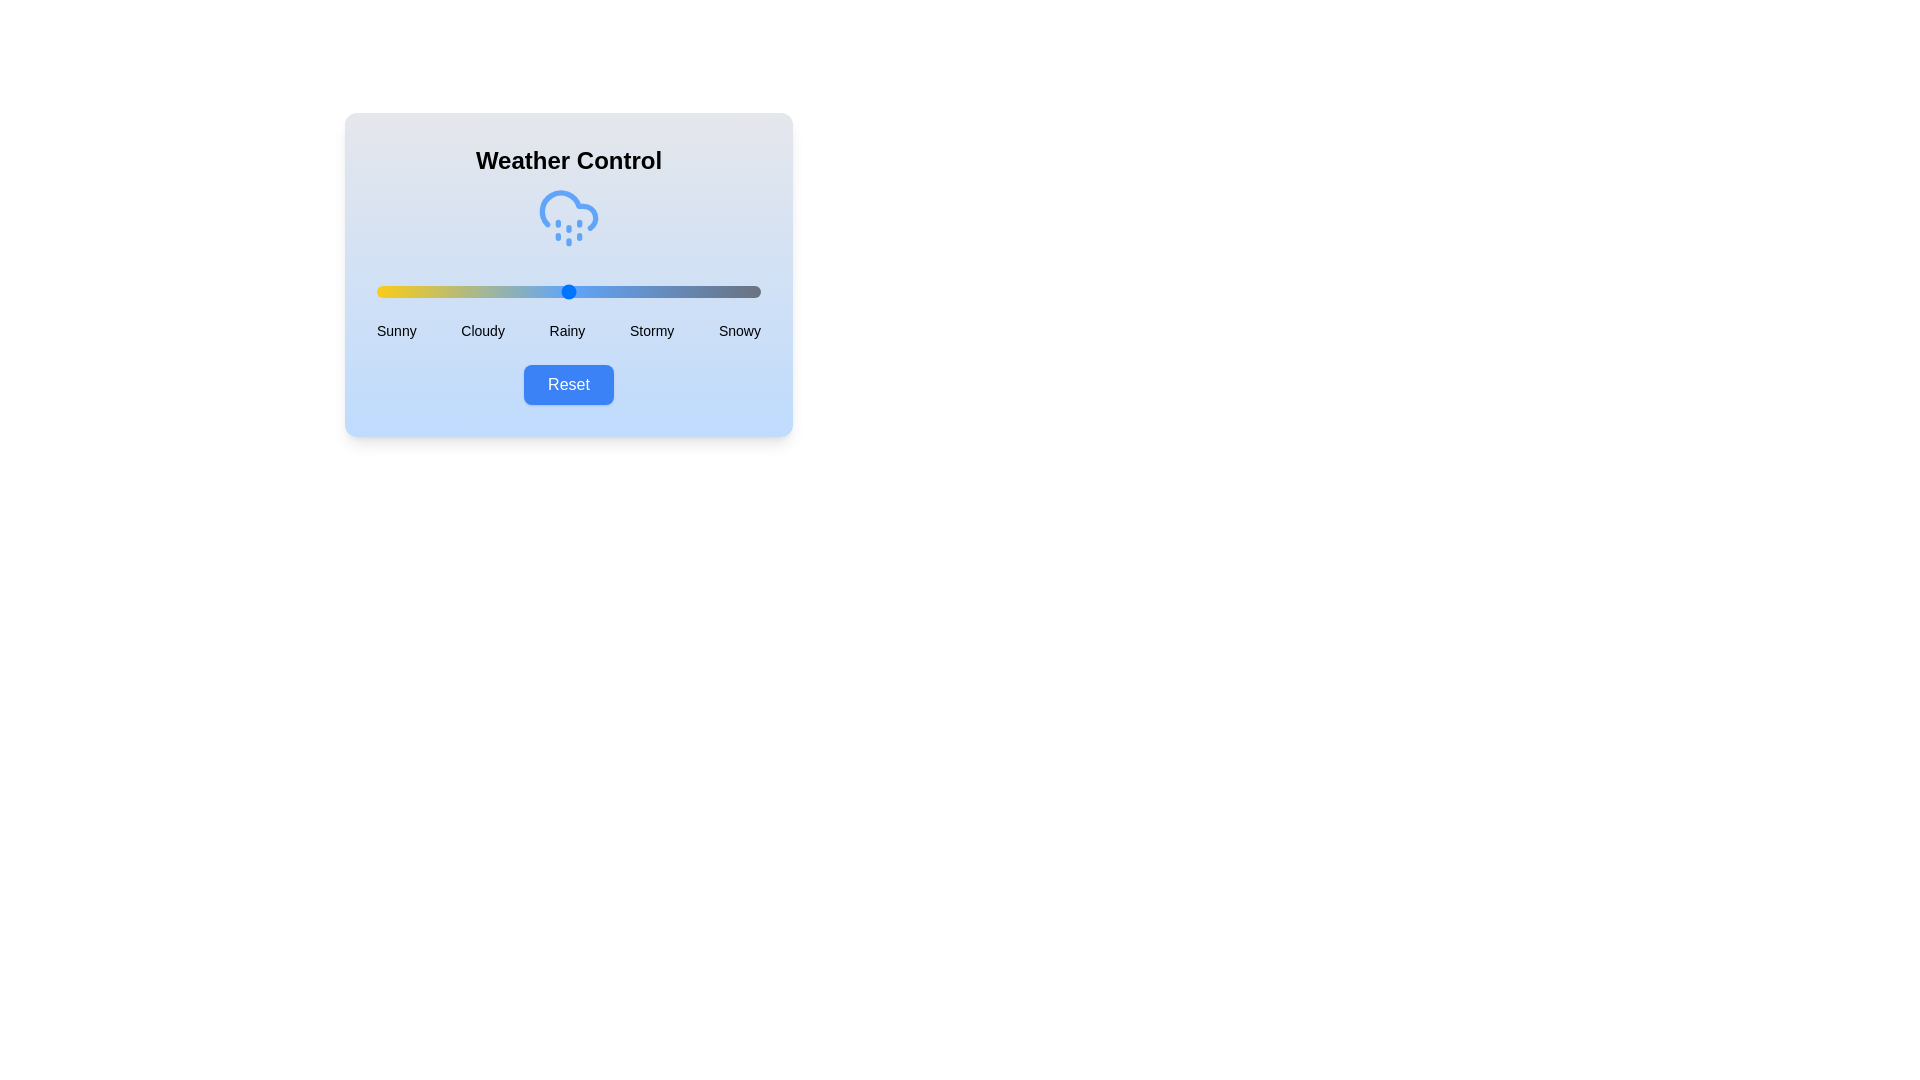 The image size is (1920, 1080). What do you see at coordinates (557, 292) in the screenshot?
I see `the weather condition slider to 47` at bounding box center [557, 292].